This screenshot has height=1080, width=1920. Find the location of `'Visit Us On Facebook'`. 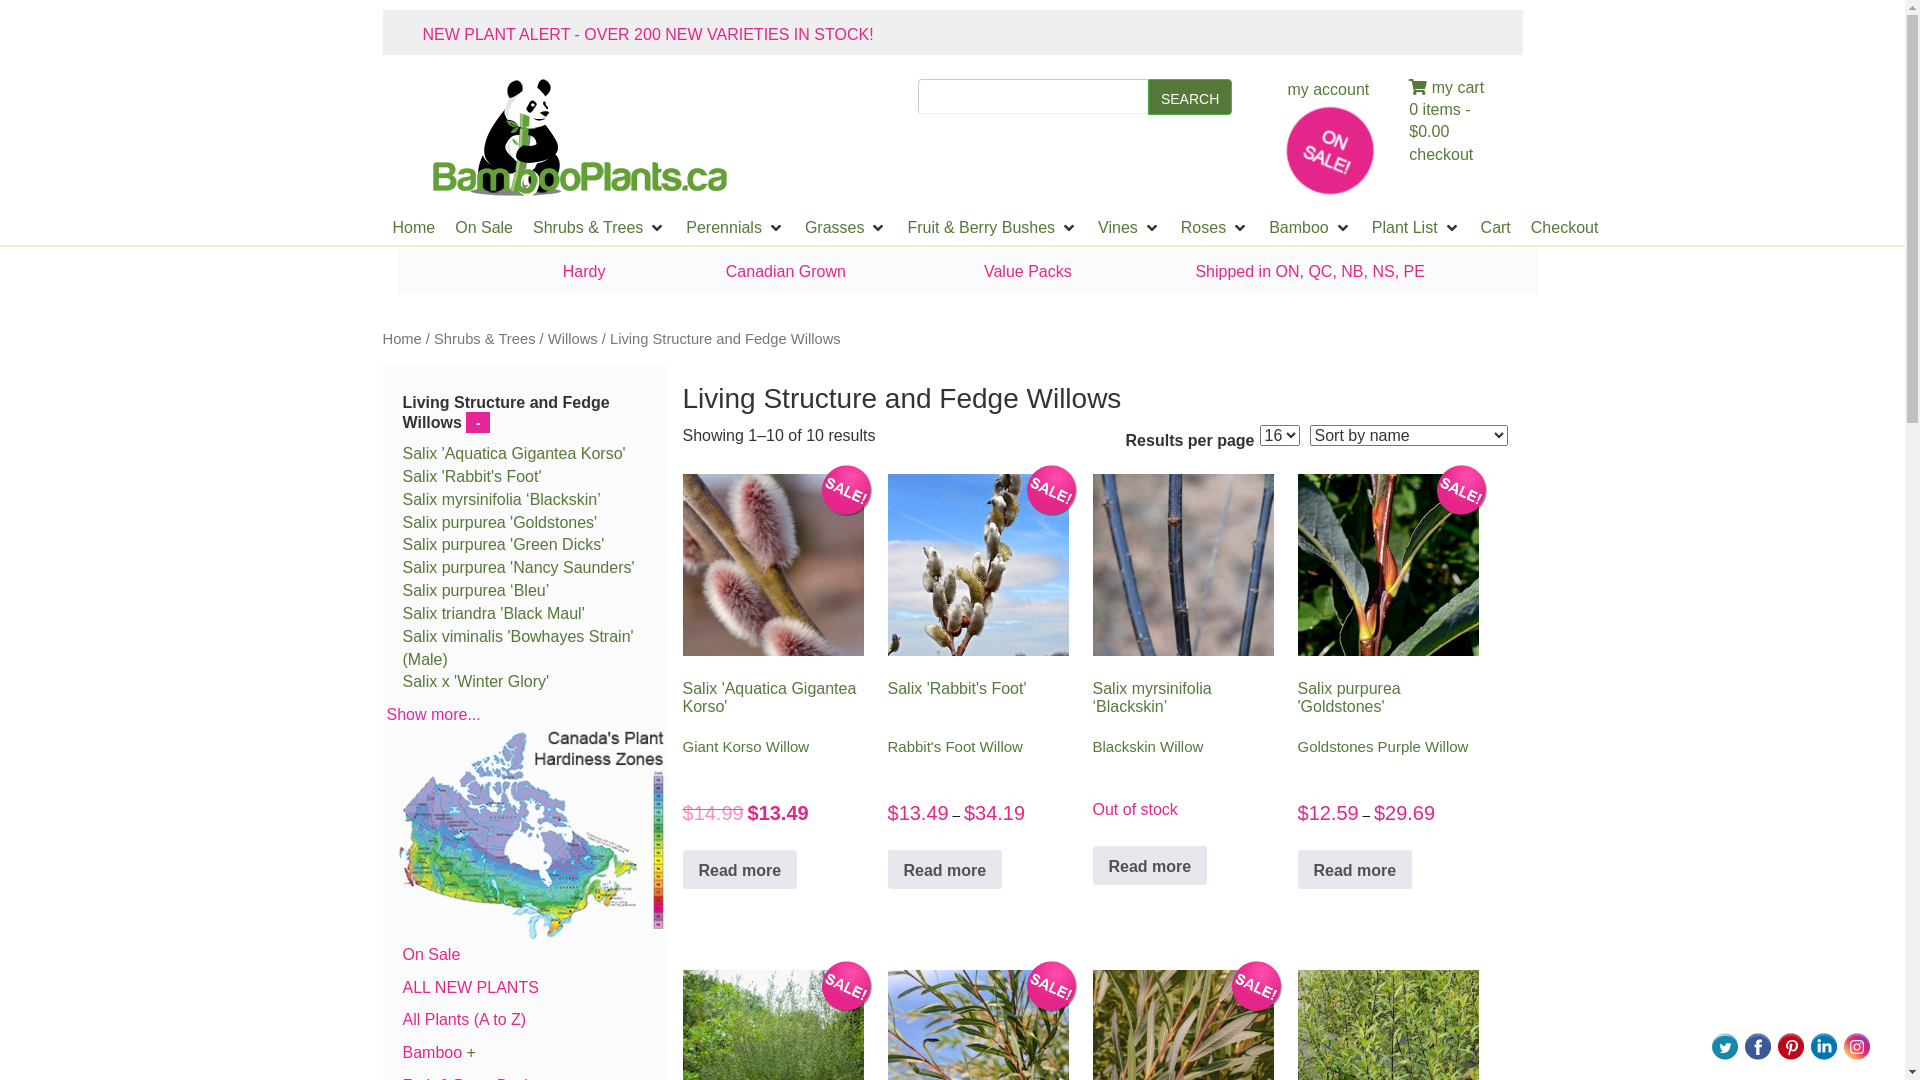

'Visit Us On Facebook' is located at coordinates (1755, 1043).